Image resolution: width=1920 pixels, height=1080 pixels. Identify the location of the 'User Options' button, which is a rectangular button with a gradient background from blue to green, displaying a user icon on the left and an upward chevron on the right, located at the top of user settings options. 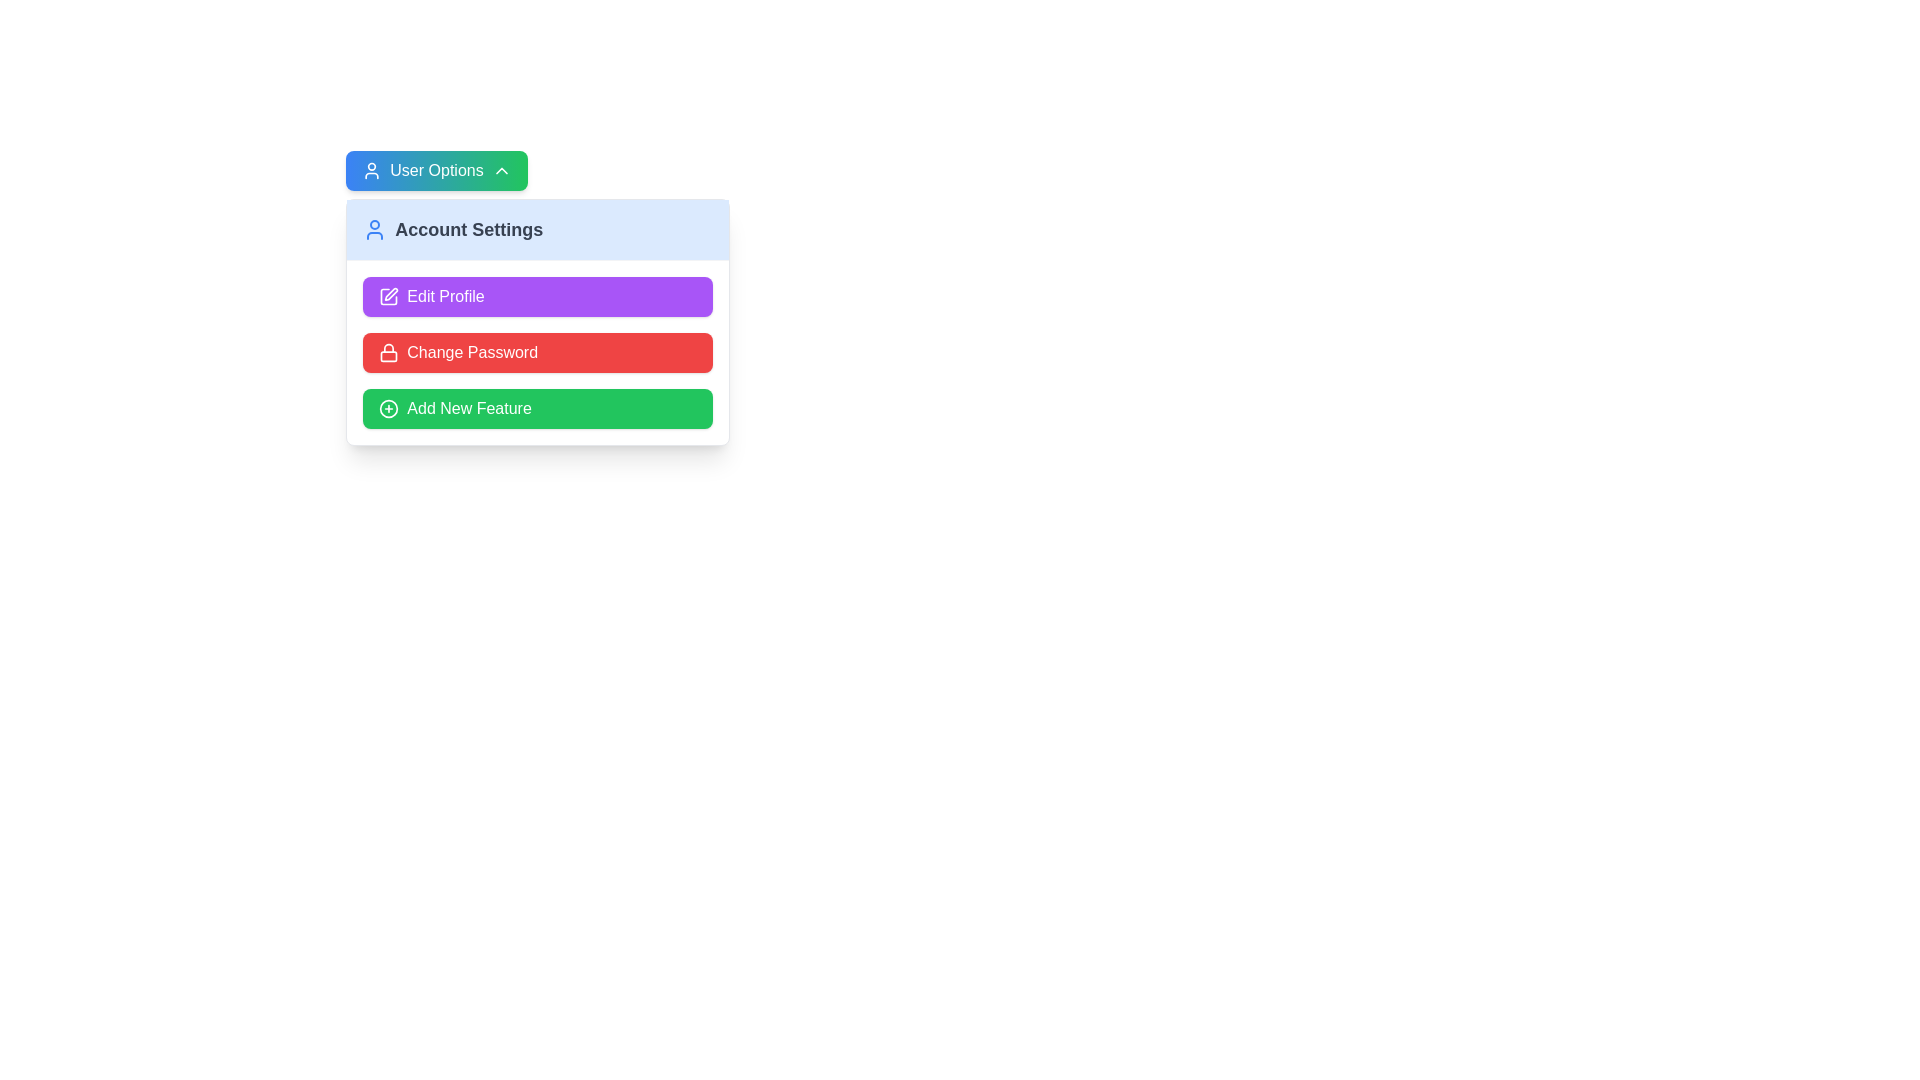
(435, 169).